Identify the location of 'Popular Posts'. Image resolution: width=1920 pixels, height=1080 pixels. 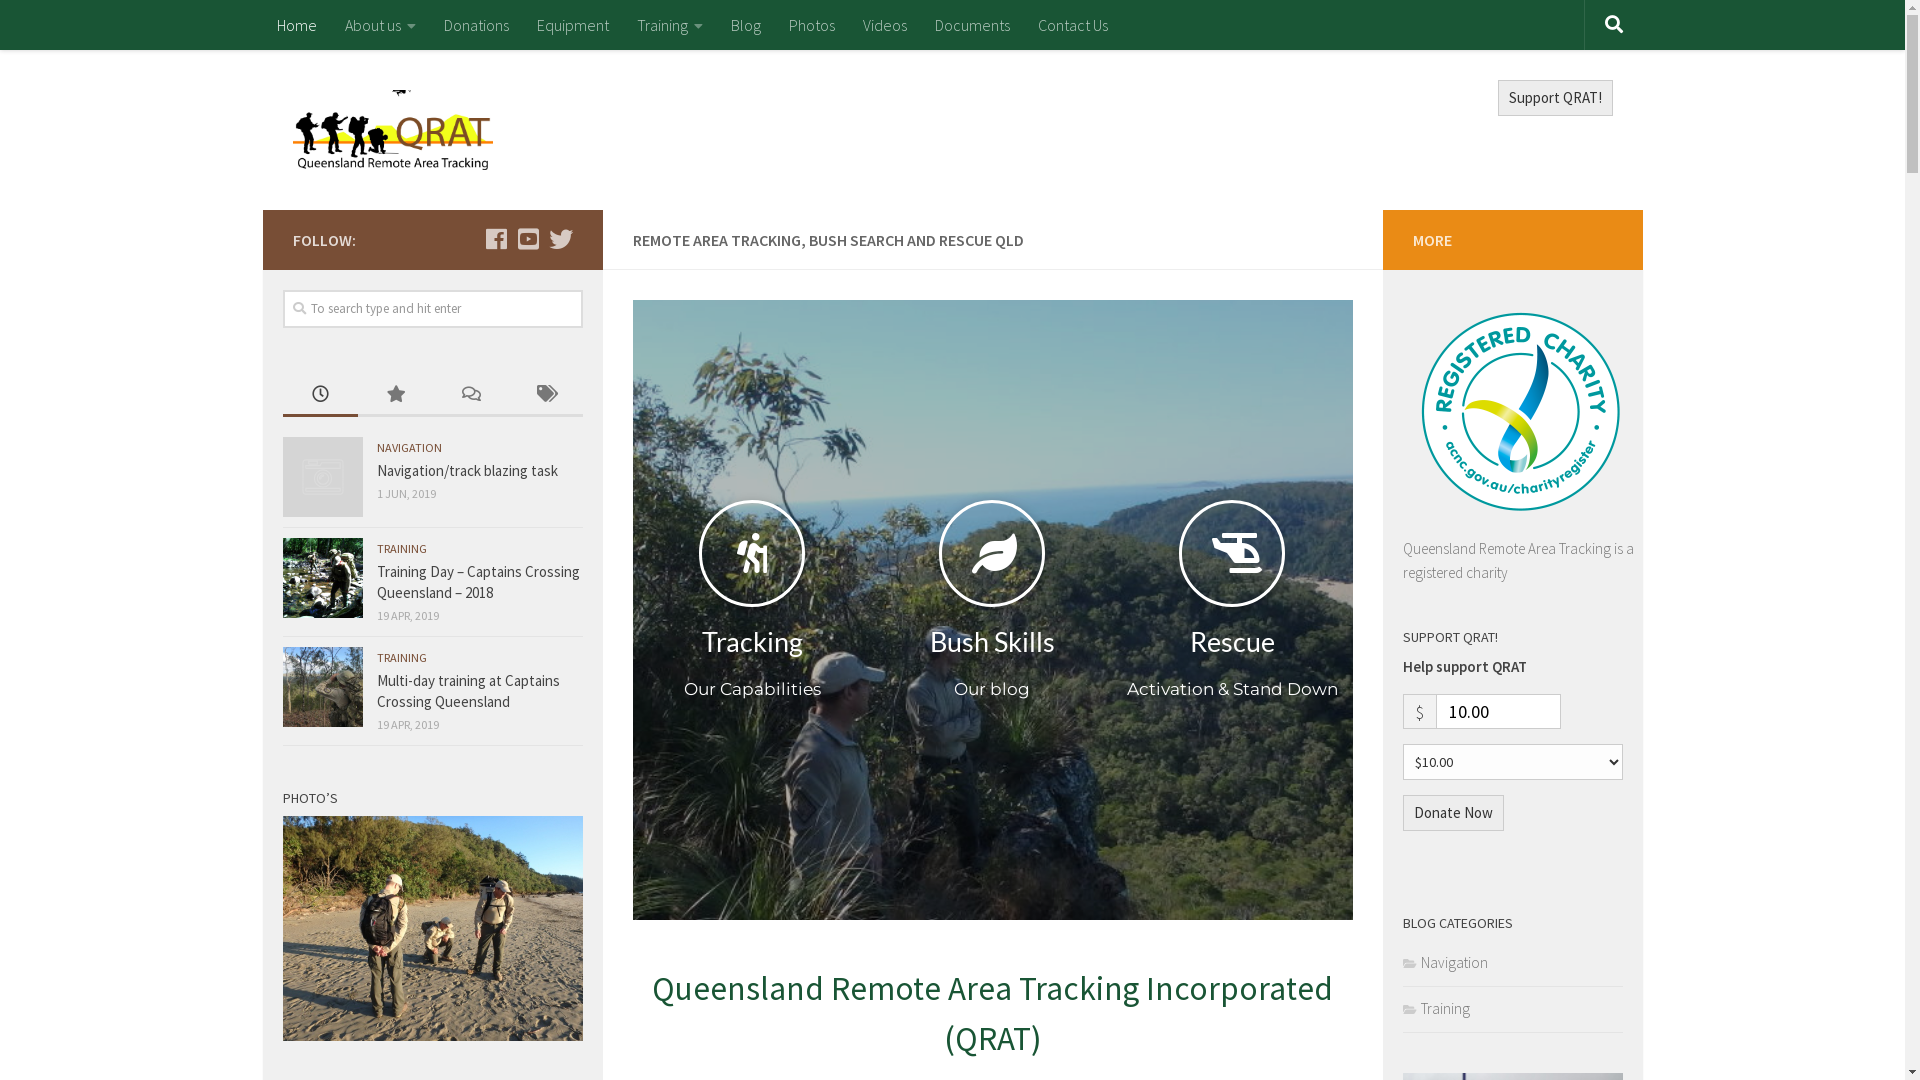
(358, 395).